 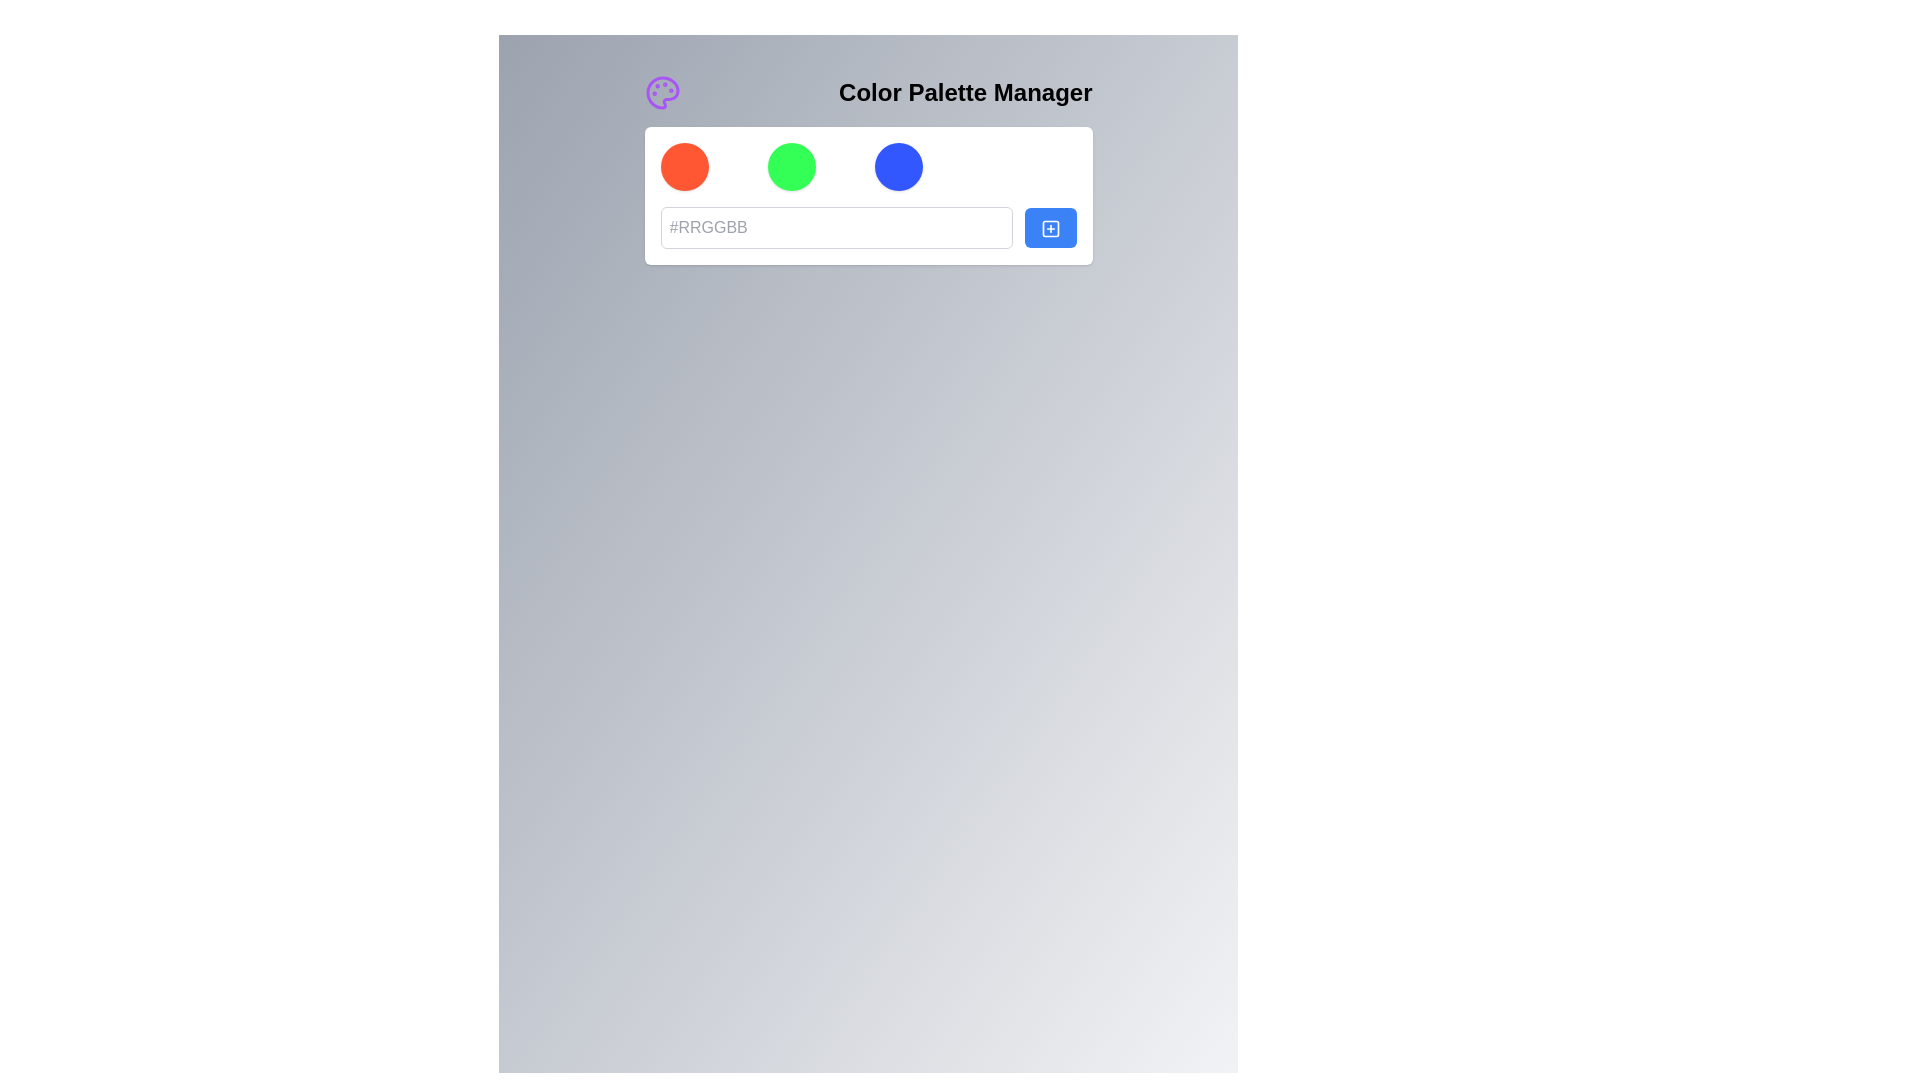 I want to click on the circular color option in the Row layout of selectable circular items within the 'Color Palette Manager', so click(x=868, y=165).